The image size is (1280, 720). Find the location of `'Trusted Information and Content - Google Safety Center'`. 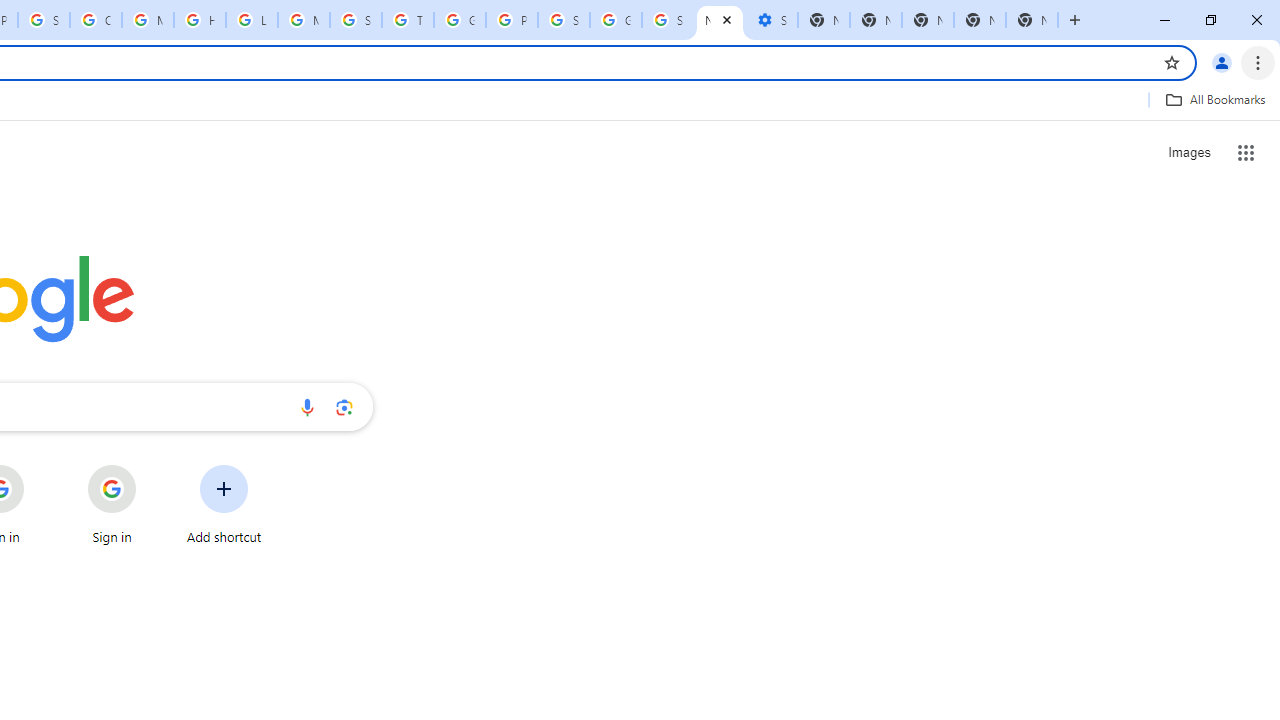

'Trusted Information and Content - Google Safety Center' is located at coordinates (406, 20).